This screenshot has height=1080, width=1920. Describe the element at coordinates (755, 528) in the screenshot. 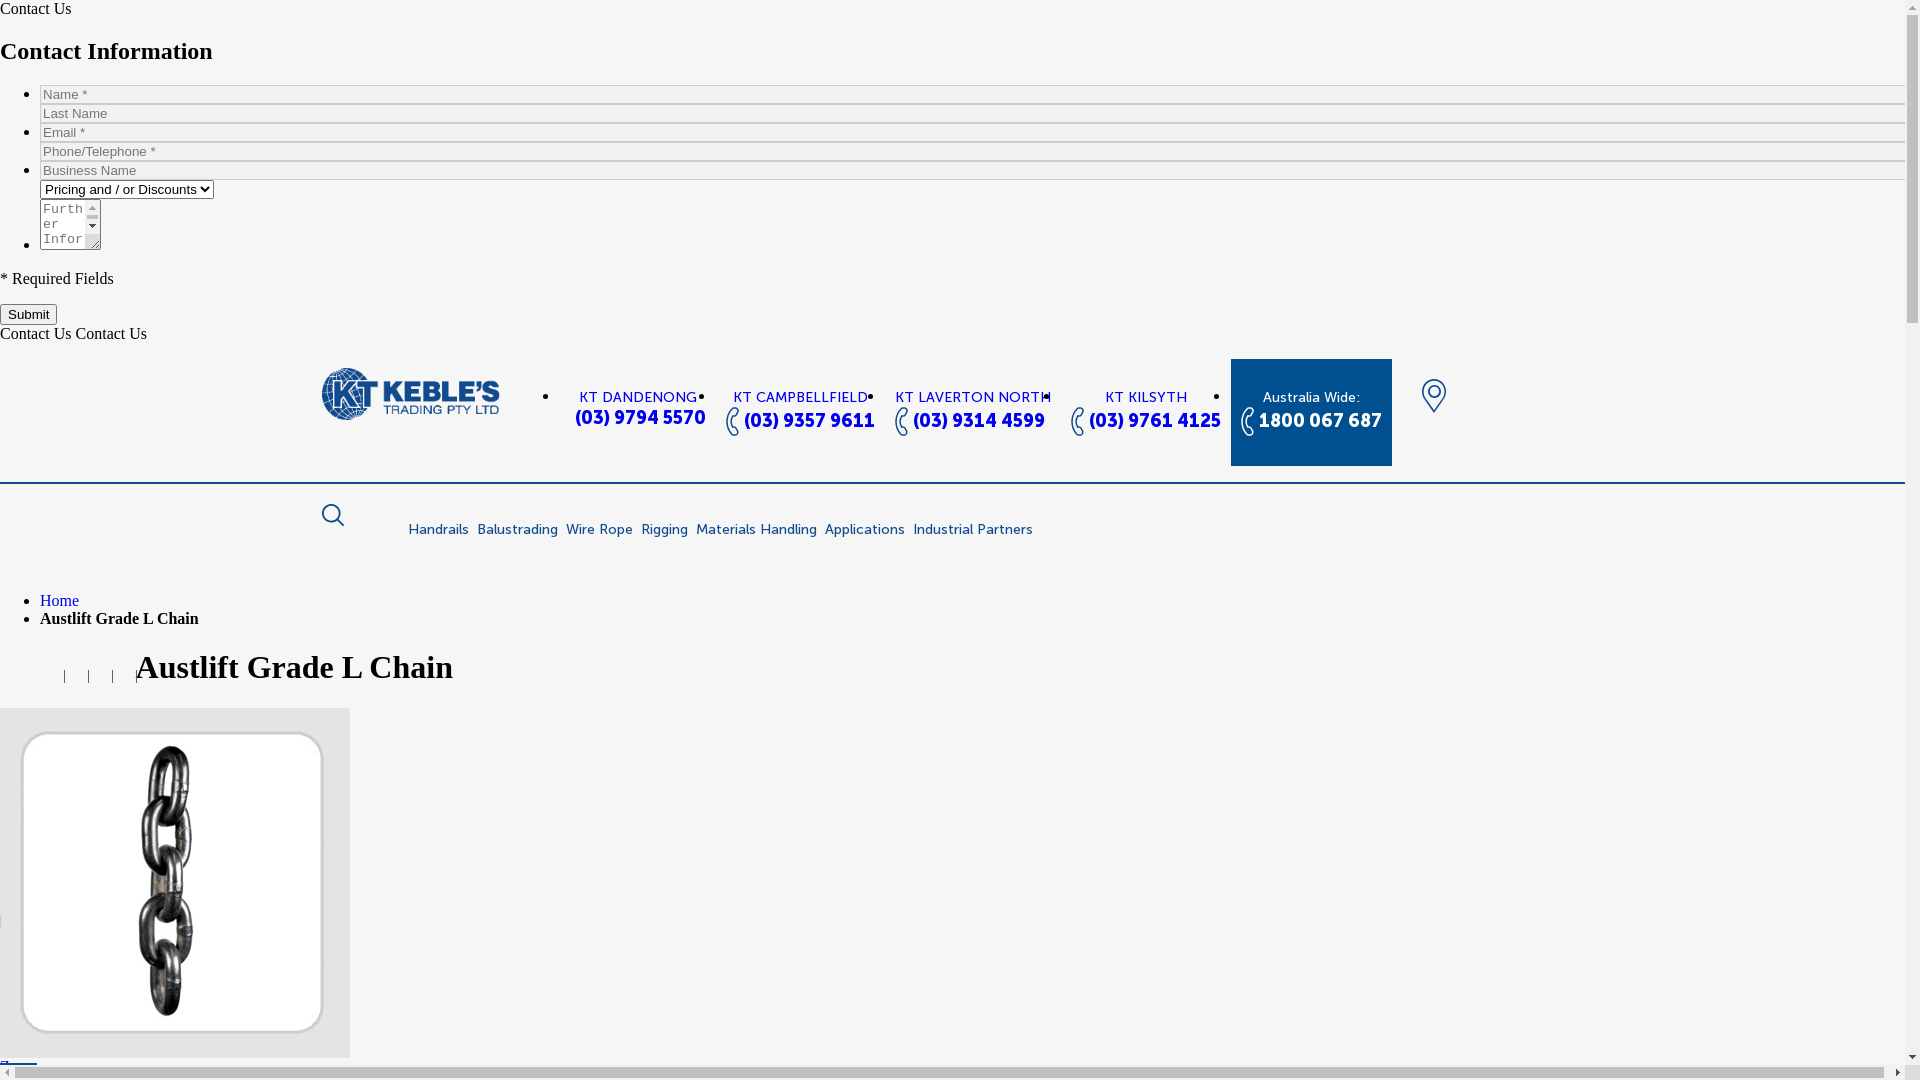

I see `'Materials Handling'` at that location.